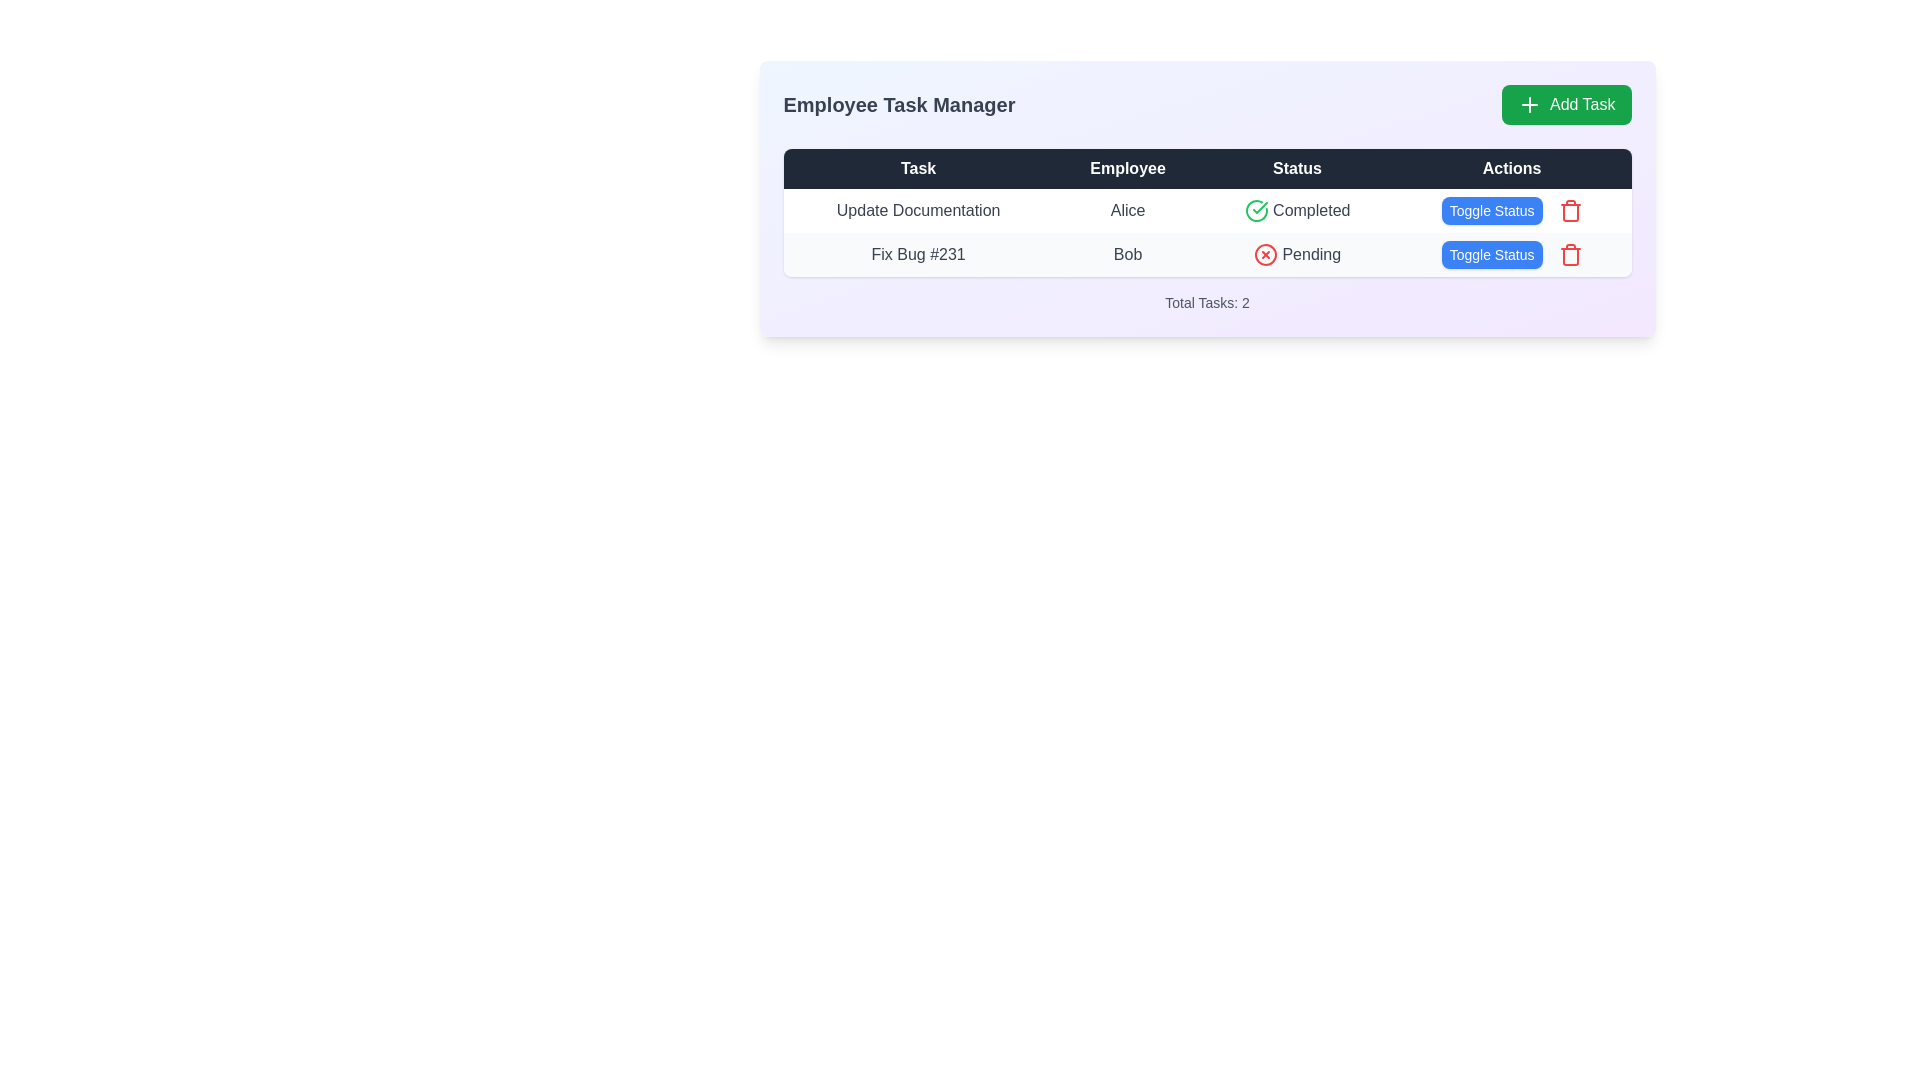  Describe the element at coordinates (1264, 254) in the screenshot. I see `the pending status icon located in the 'Status' column of the second row in the table, which visually indicates that the task status is pending` at that location.